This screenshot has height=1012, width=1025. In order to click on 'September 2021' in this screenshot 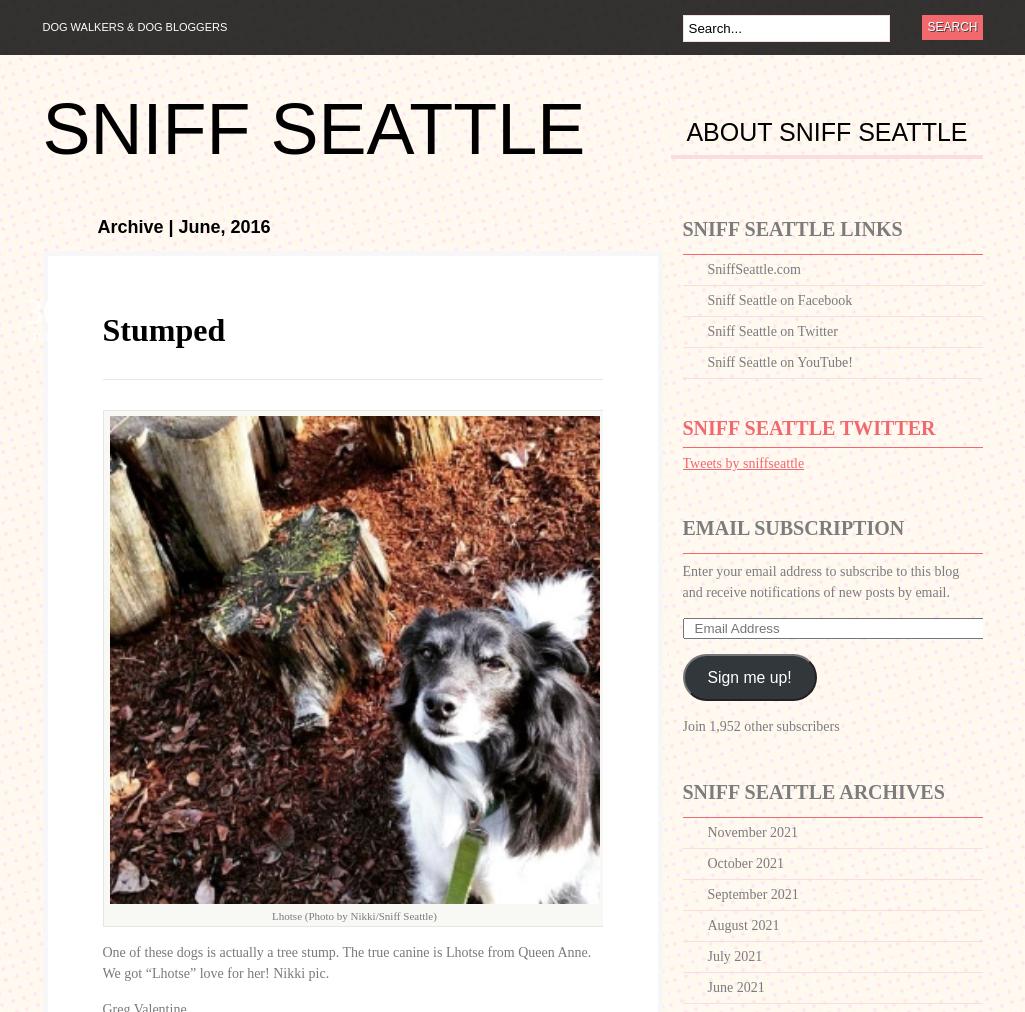, I will do `click(752, 894)`.